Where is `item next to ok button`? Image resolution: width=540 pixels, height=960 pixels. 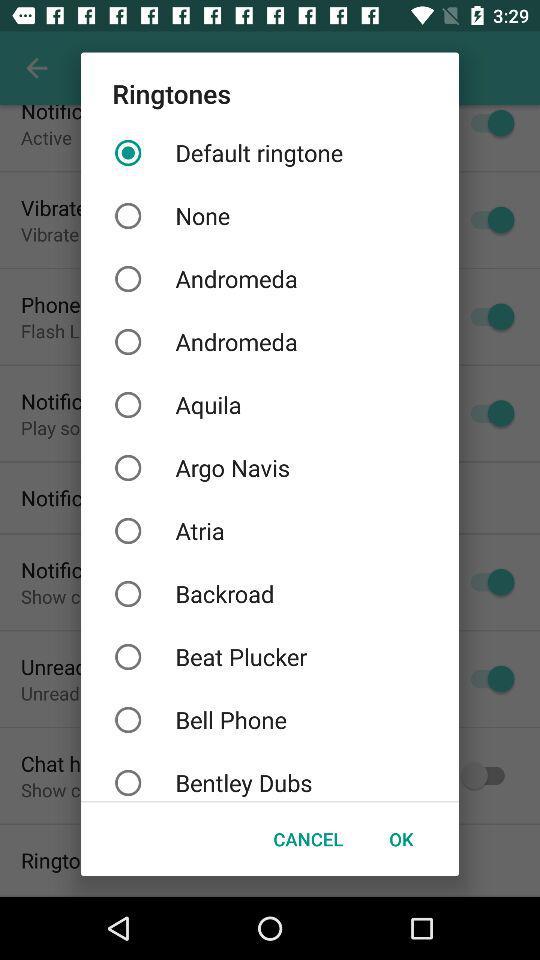
item next to ok button is located at coordinates (308, 839).